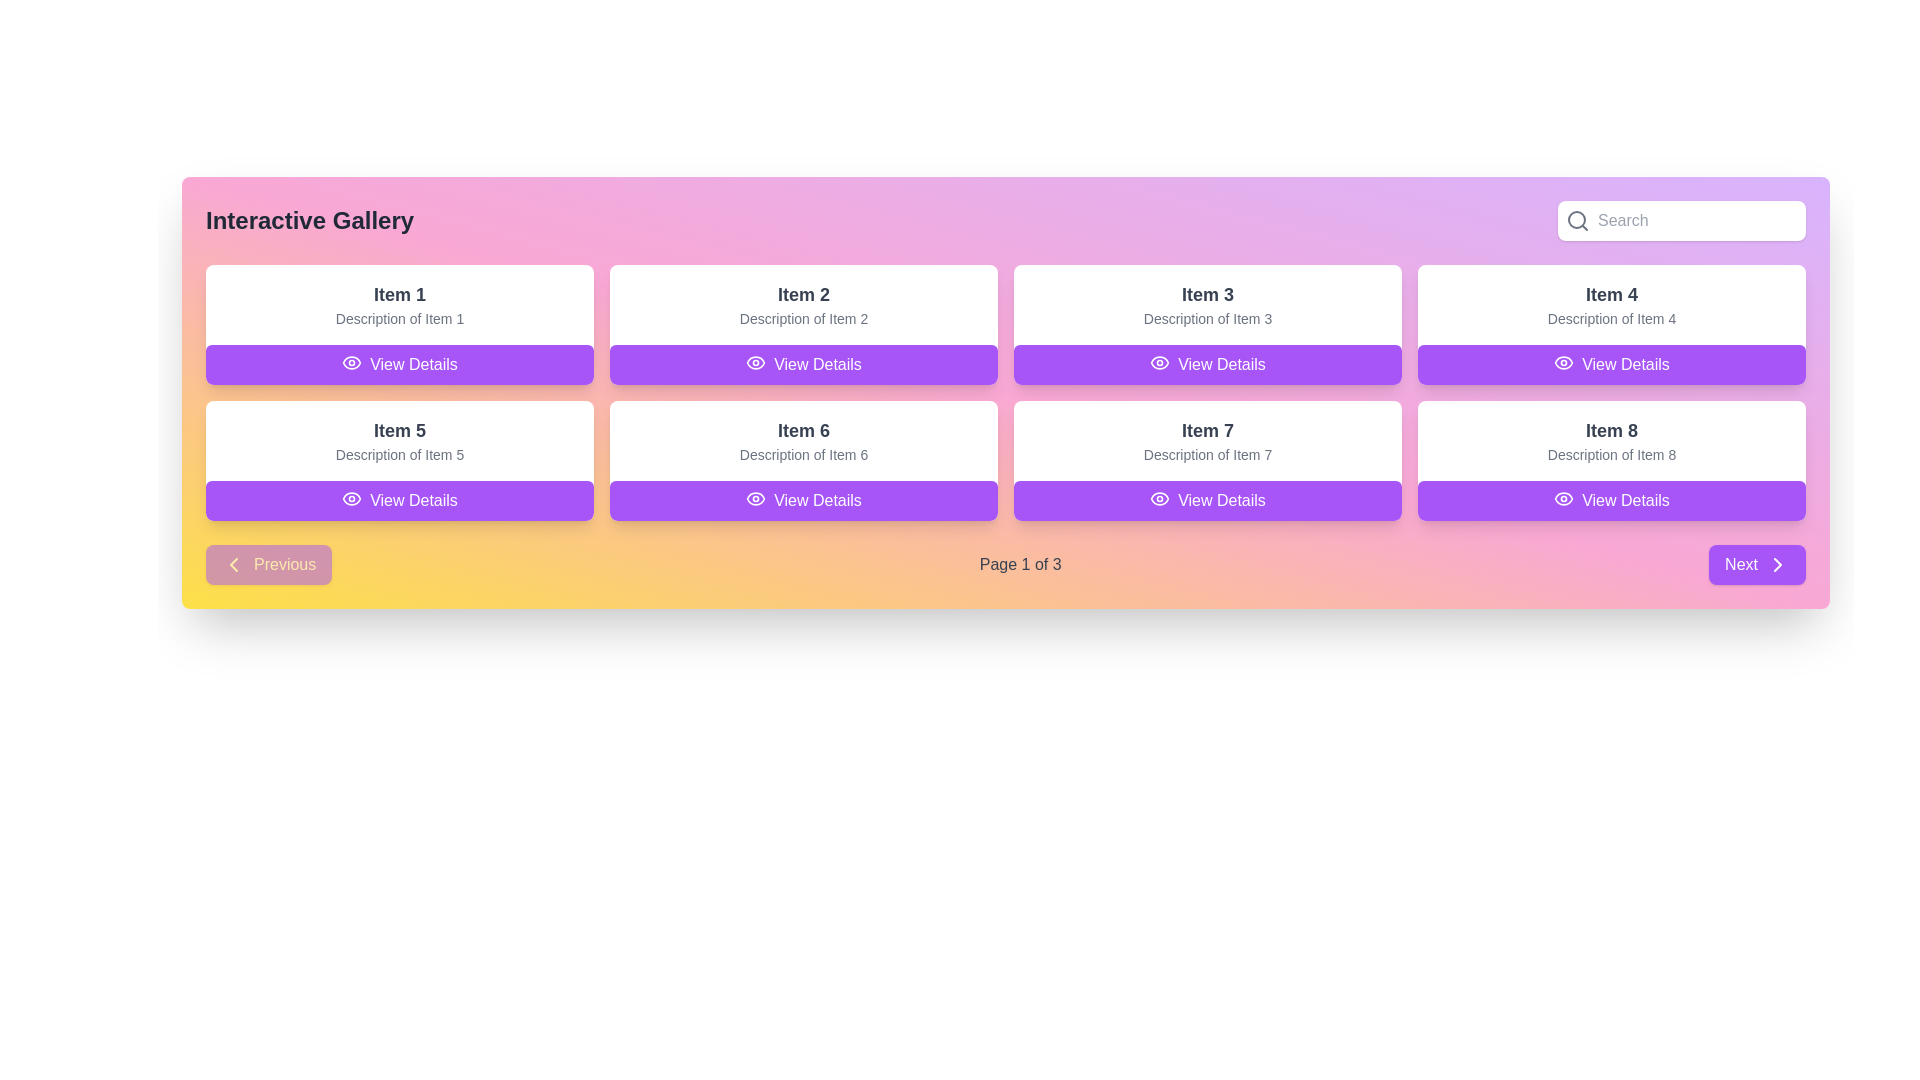 The width and height of the screenshot is (1920, 1080). Describe the element at coordinates (1612, 500) in the screenshot. I see `the 'View Details' button with a purple background and white rounded corners, located at the bottom of the 'Item 8' card` at that location.